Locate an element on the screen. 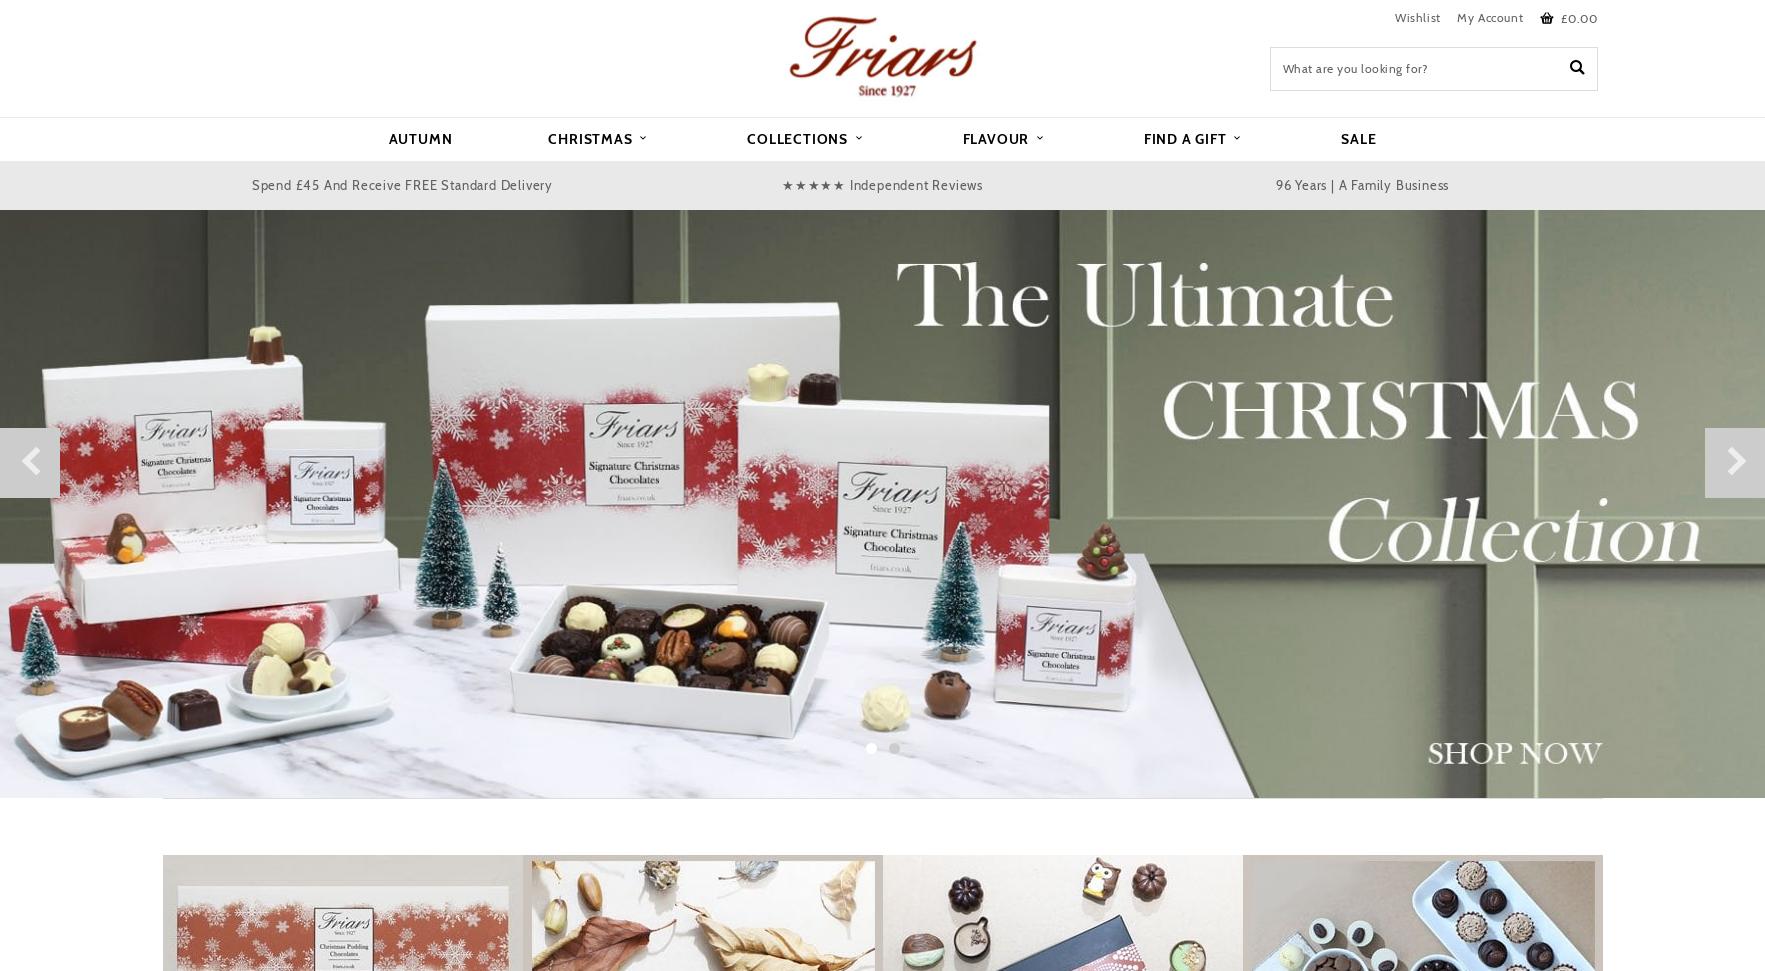  'Liqueur Chocolates' is located at coordinates (315, 230).